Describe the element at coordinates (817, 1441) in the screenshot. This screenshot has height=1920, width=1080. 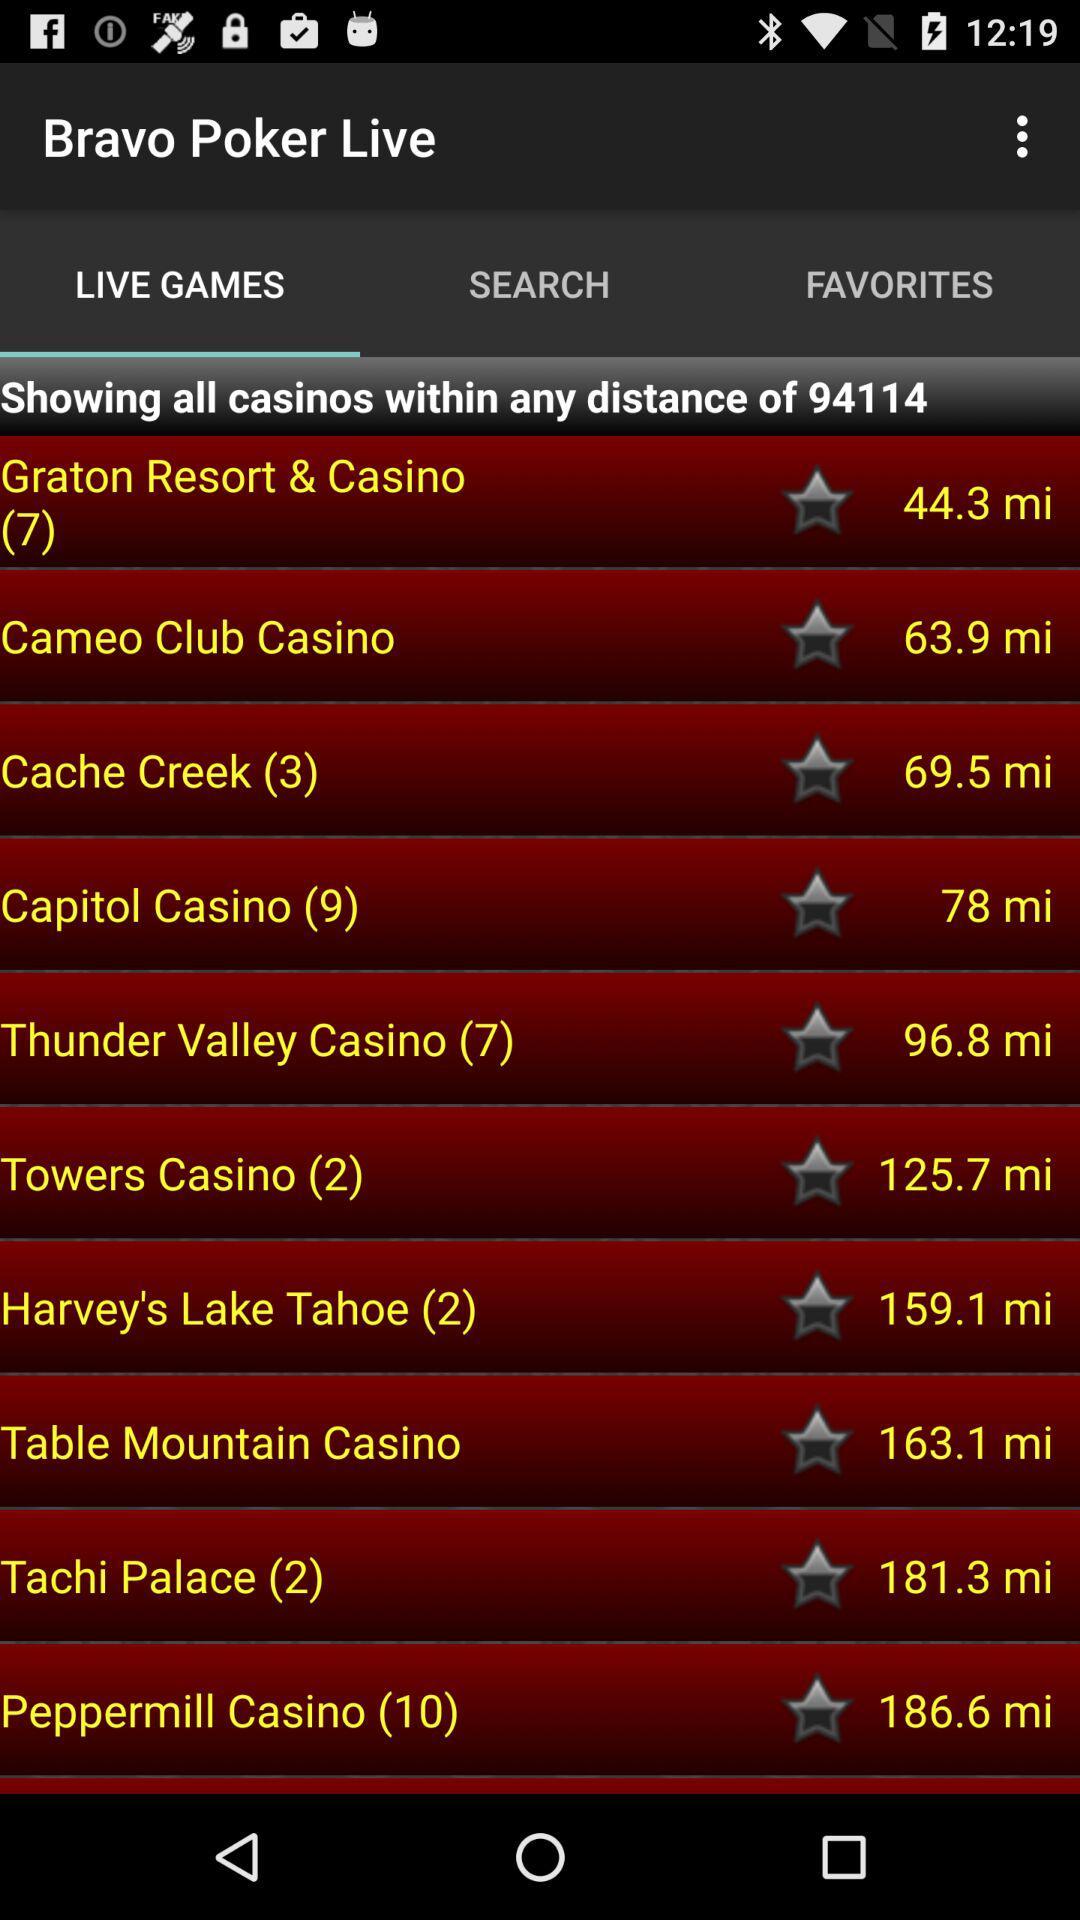
I see `make favorite` at that location.